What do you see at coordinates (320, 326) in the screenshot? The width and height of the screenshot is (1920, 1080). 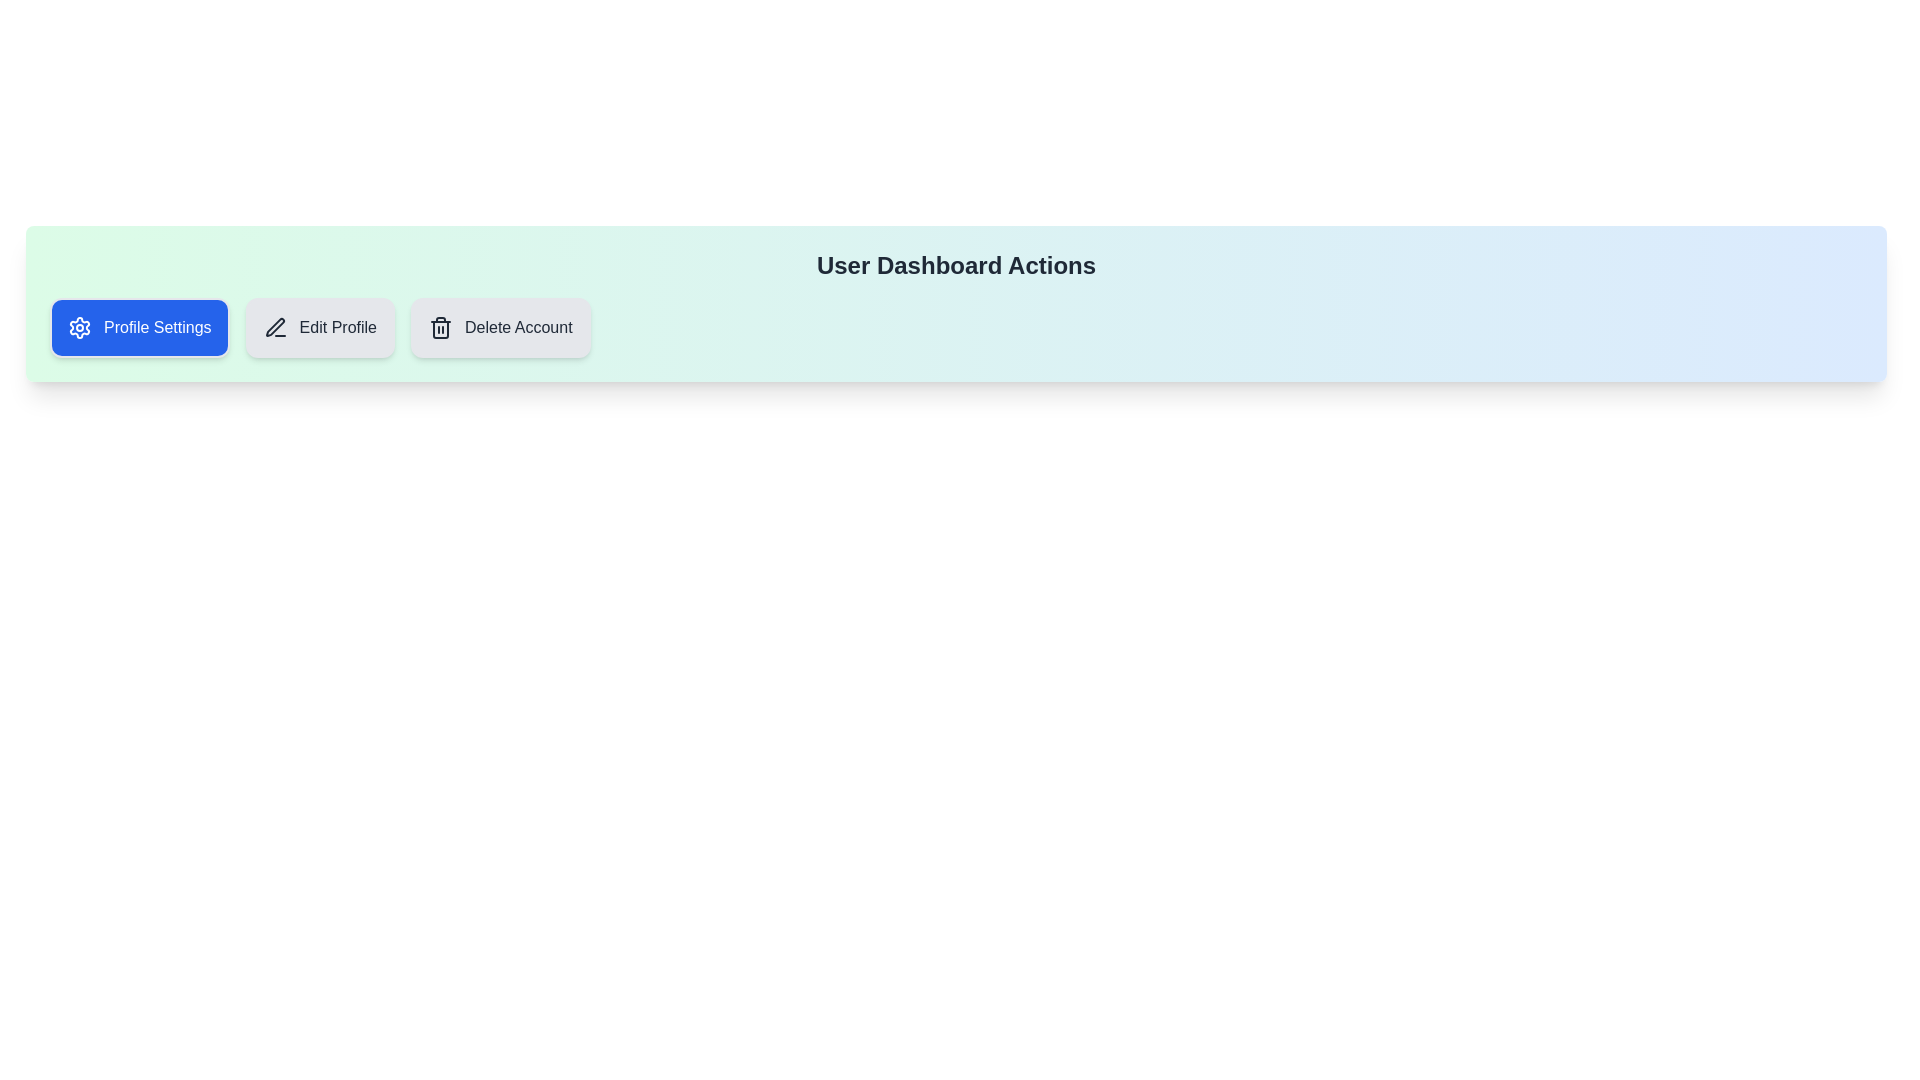 I see `the chip labeled Edit Profile` at bounding box center [320, 326].